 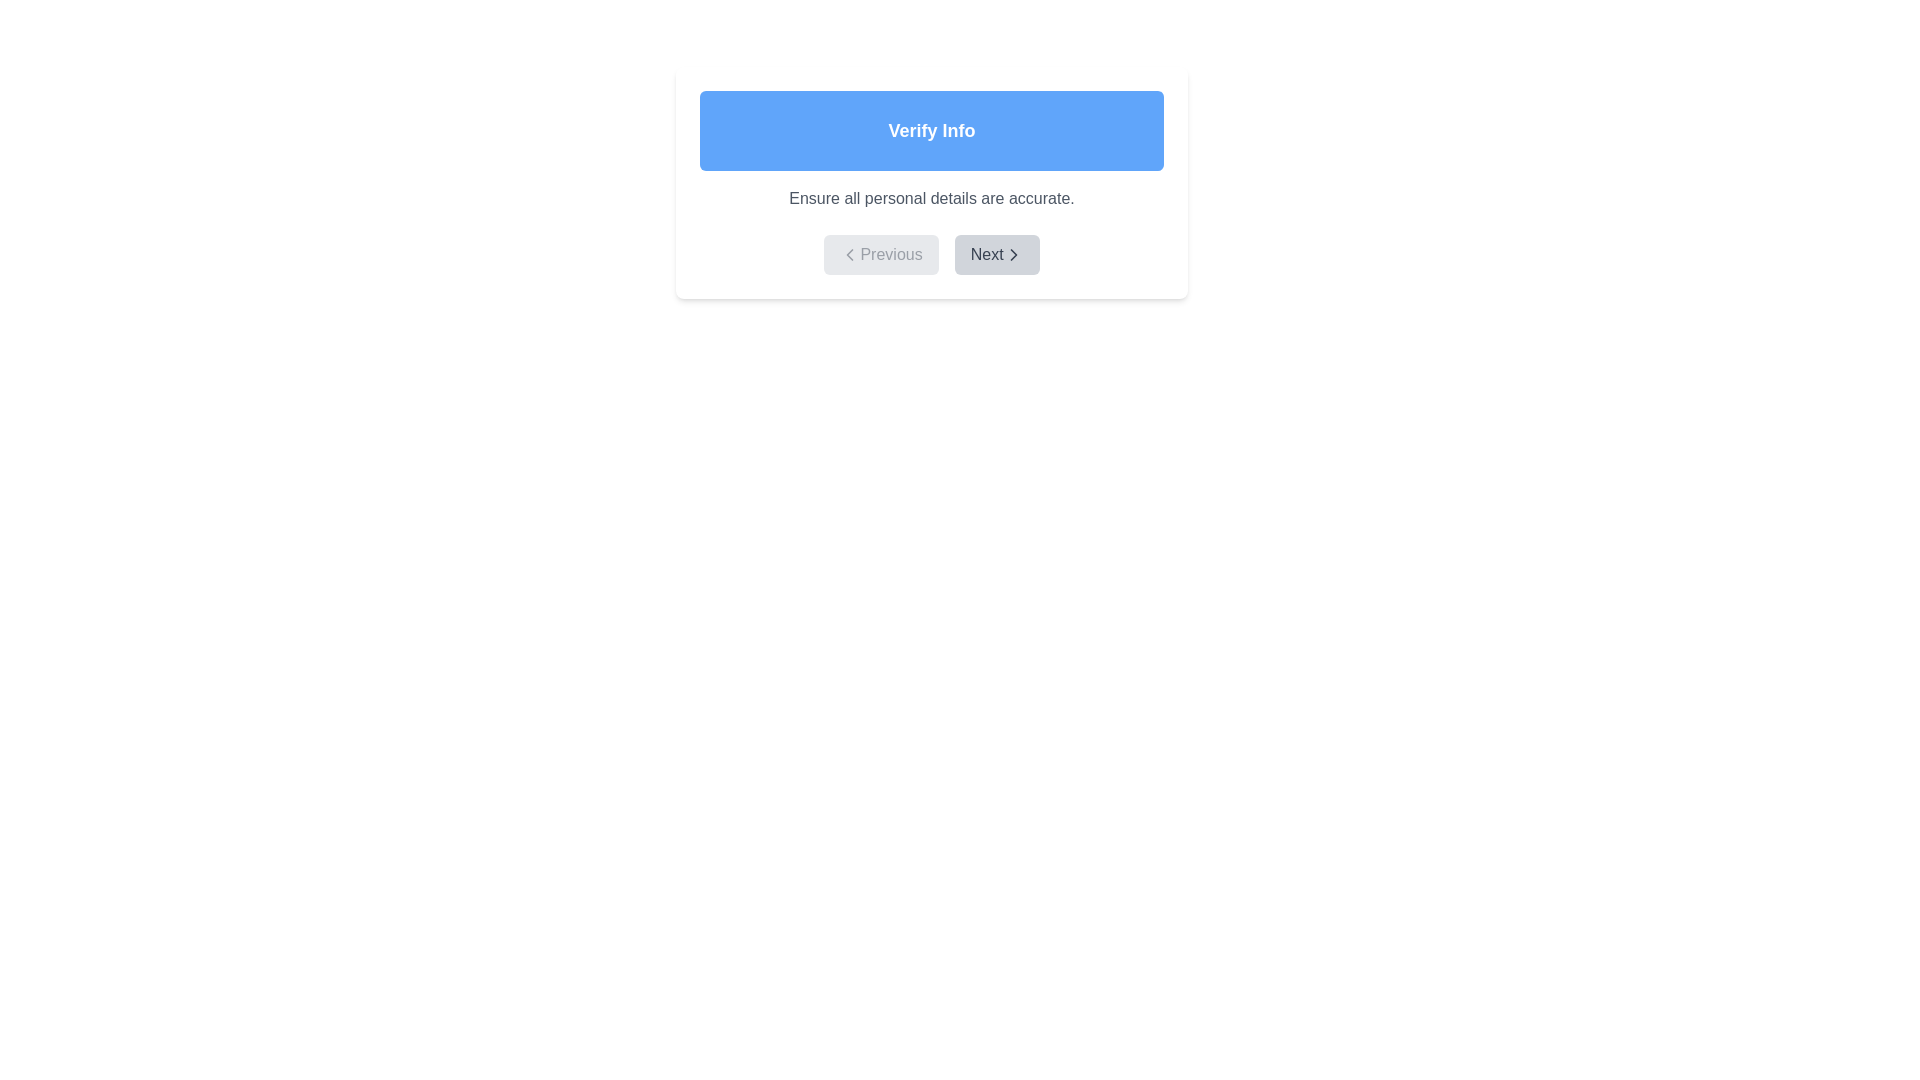 I want to click on text content of the title label located at the top-center of the interface, which is within a horizontal blue rectangle, so click(x=930, y=131).